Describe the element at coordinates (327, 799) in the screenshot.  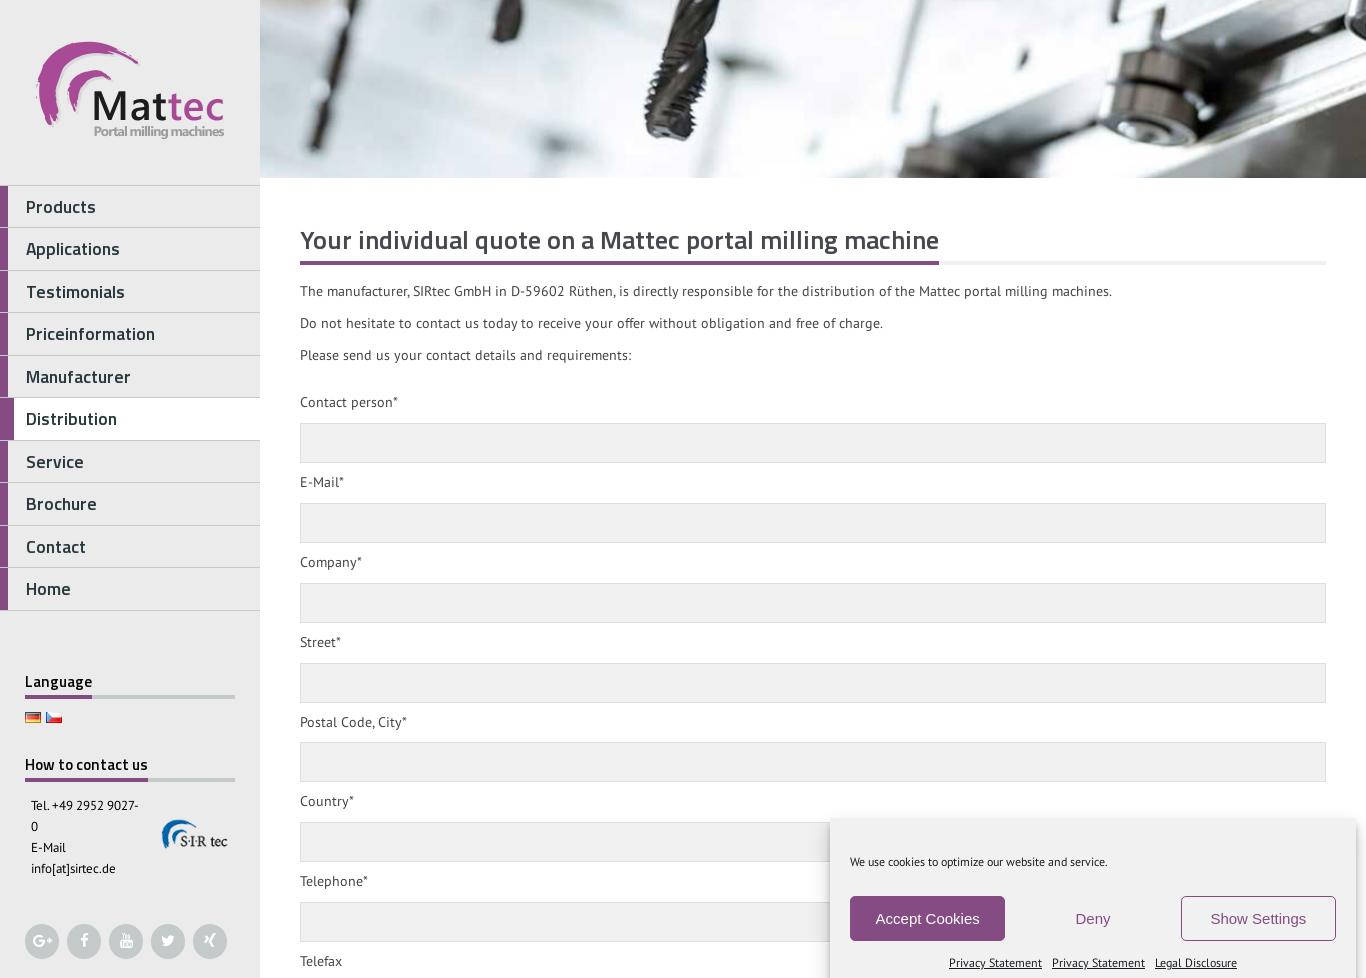
I see `'Country*'` at that location.